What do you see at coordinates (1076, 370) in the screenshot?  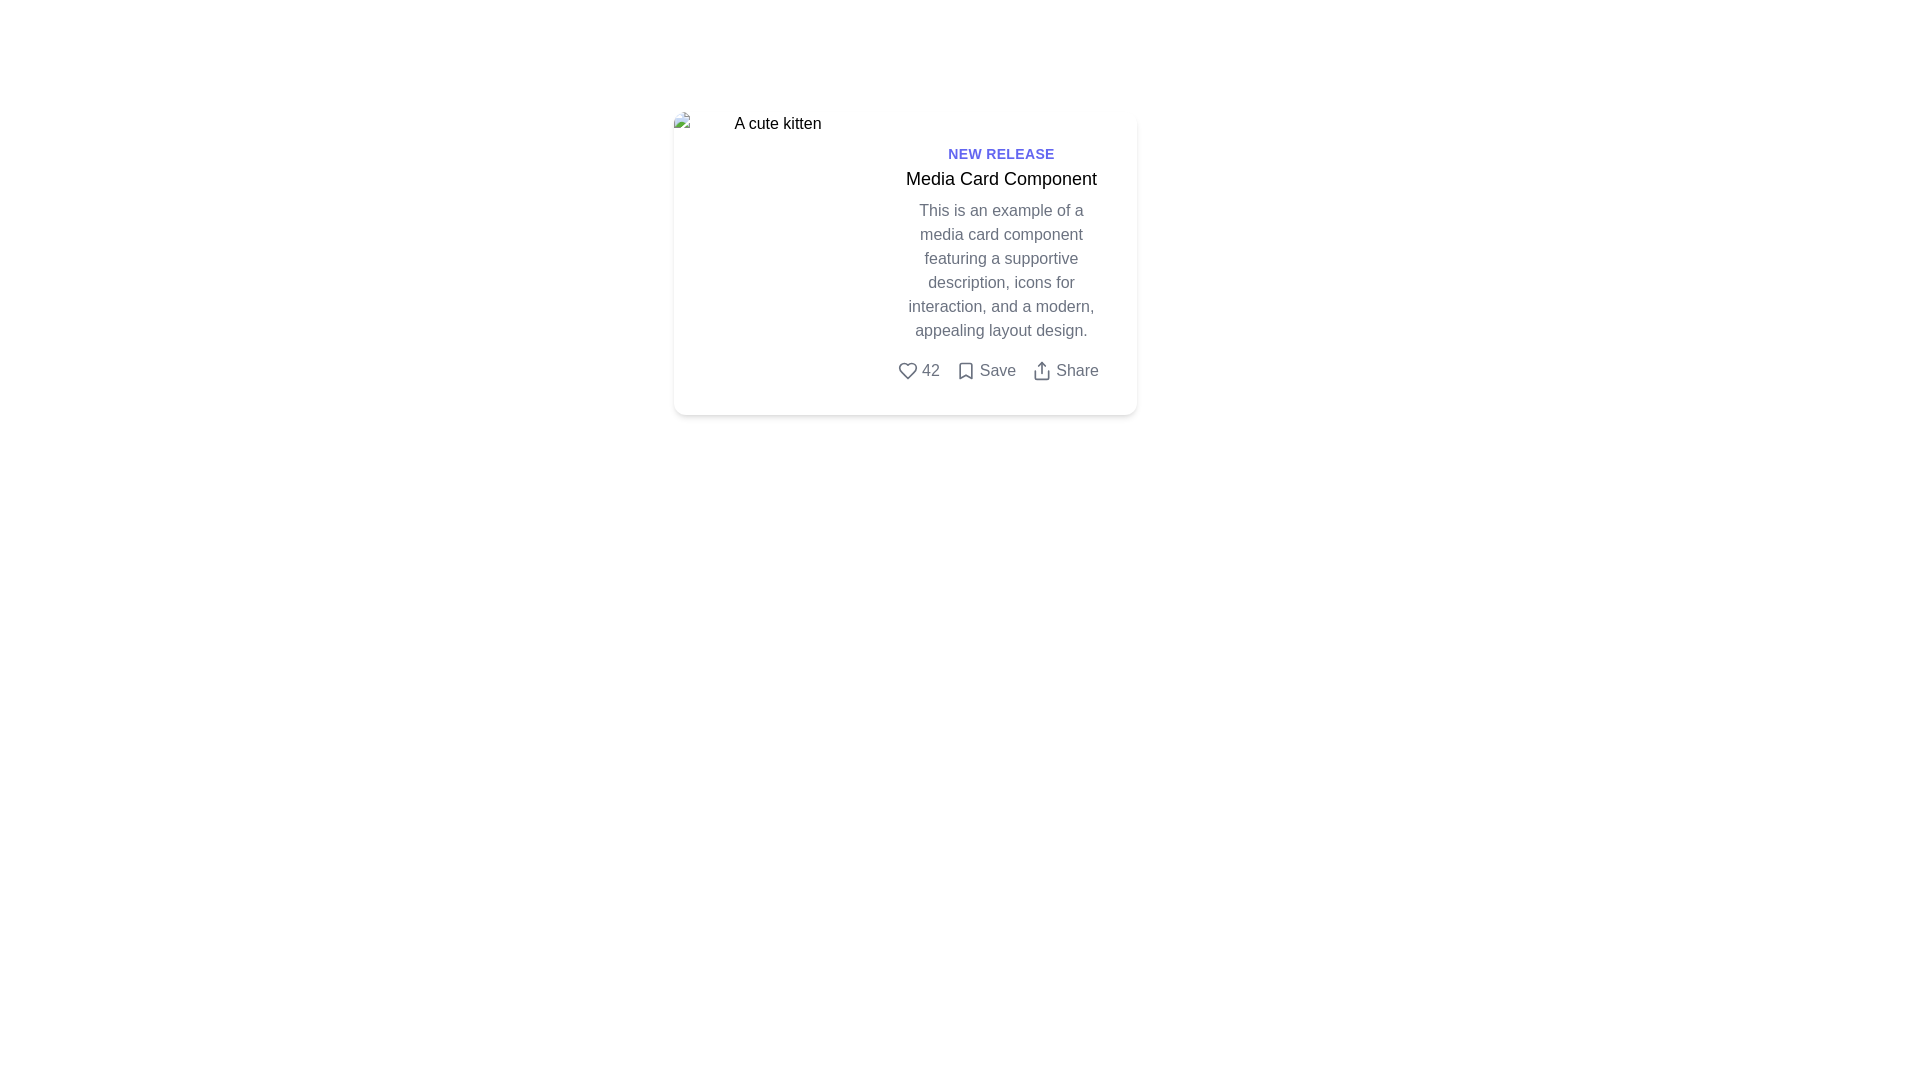 I see `the 'Share' label located at the bottom right of the media card component` at bounding box center [1076, 370].